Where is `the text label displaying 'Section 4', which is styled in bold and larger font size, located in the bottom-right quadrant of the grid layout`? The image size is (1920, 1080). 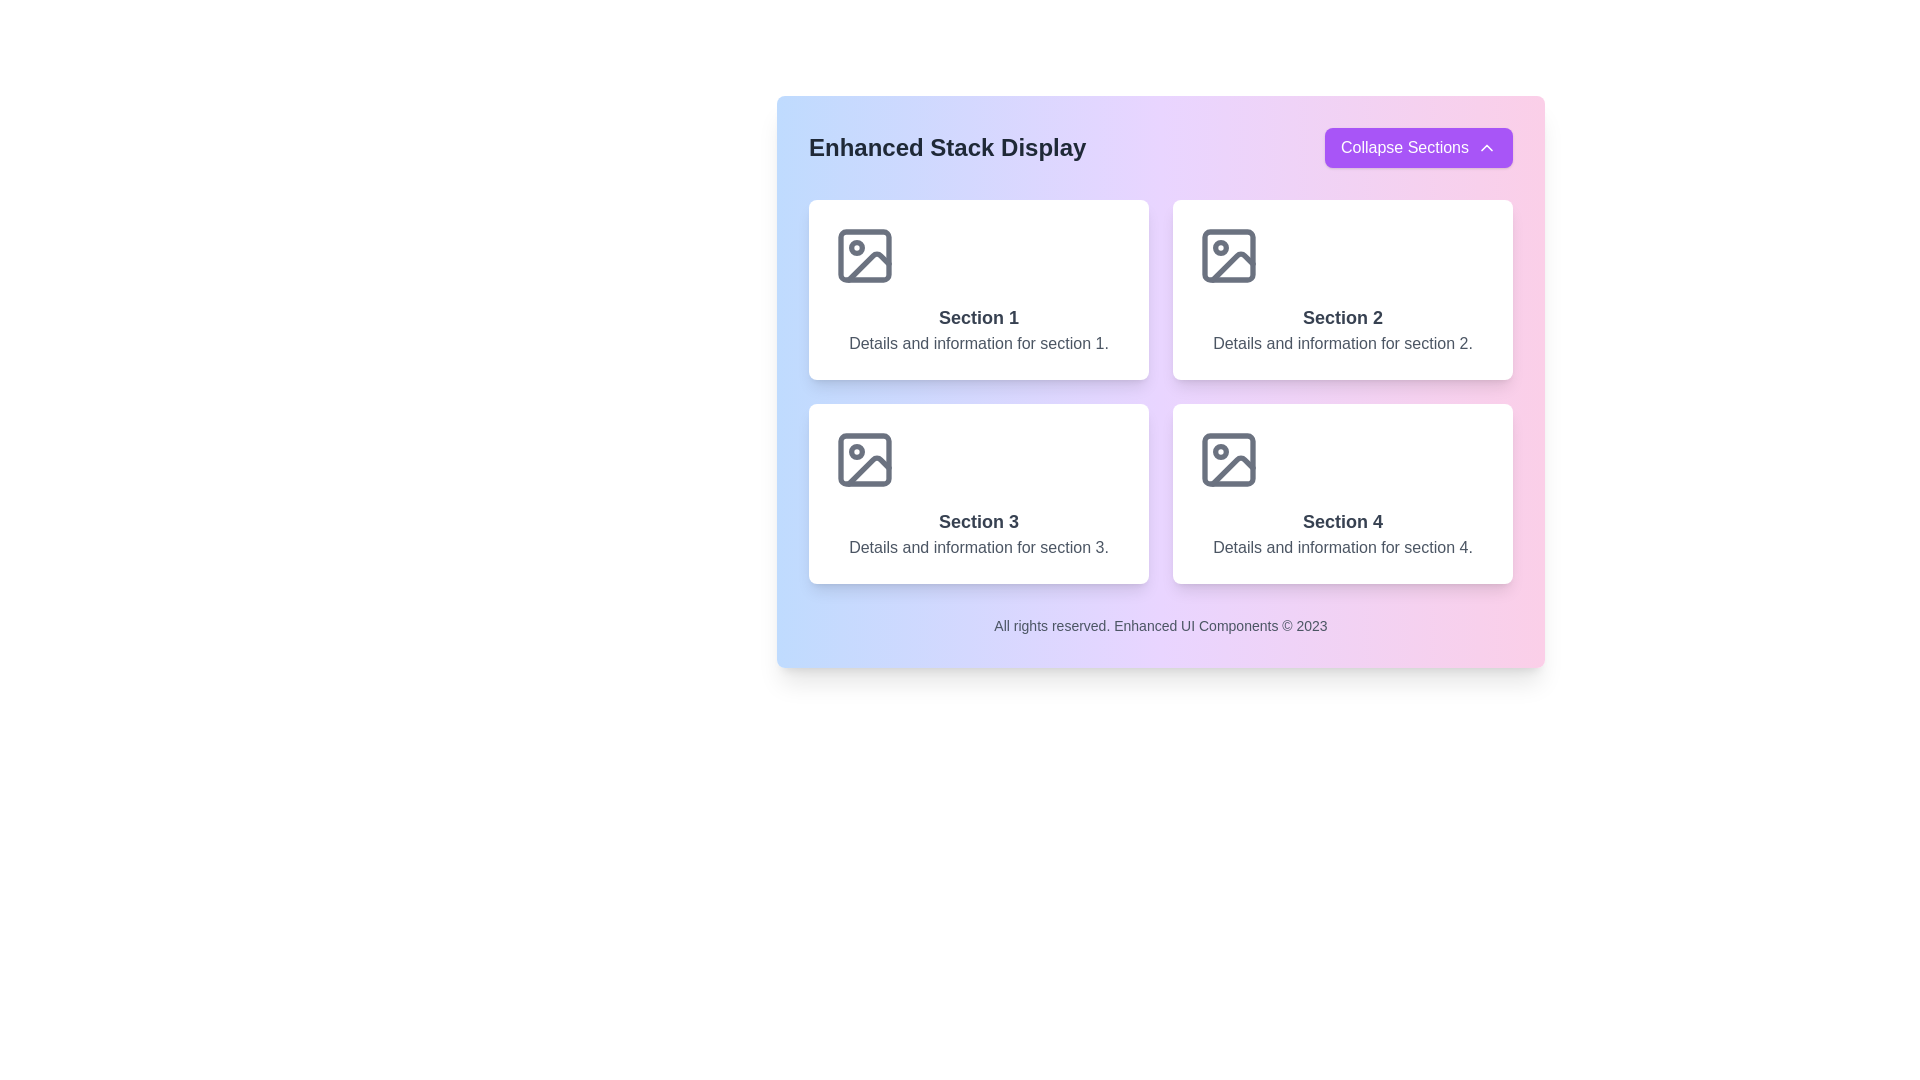
the text label displaying 'Section 4', which is styled in bold and larger font size, located in the bottom-right quadrant of the grid layout is located at coordinates (1343, 520).